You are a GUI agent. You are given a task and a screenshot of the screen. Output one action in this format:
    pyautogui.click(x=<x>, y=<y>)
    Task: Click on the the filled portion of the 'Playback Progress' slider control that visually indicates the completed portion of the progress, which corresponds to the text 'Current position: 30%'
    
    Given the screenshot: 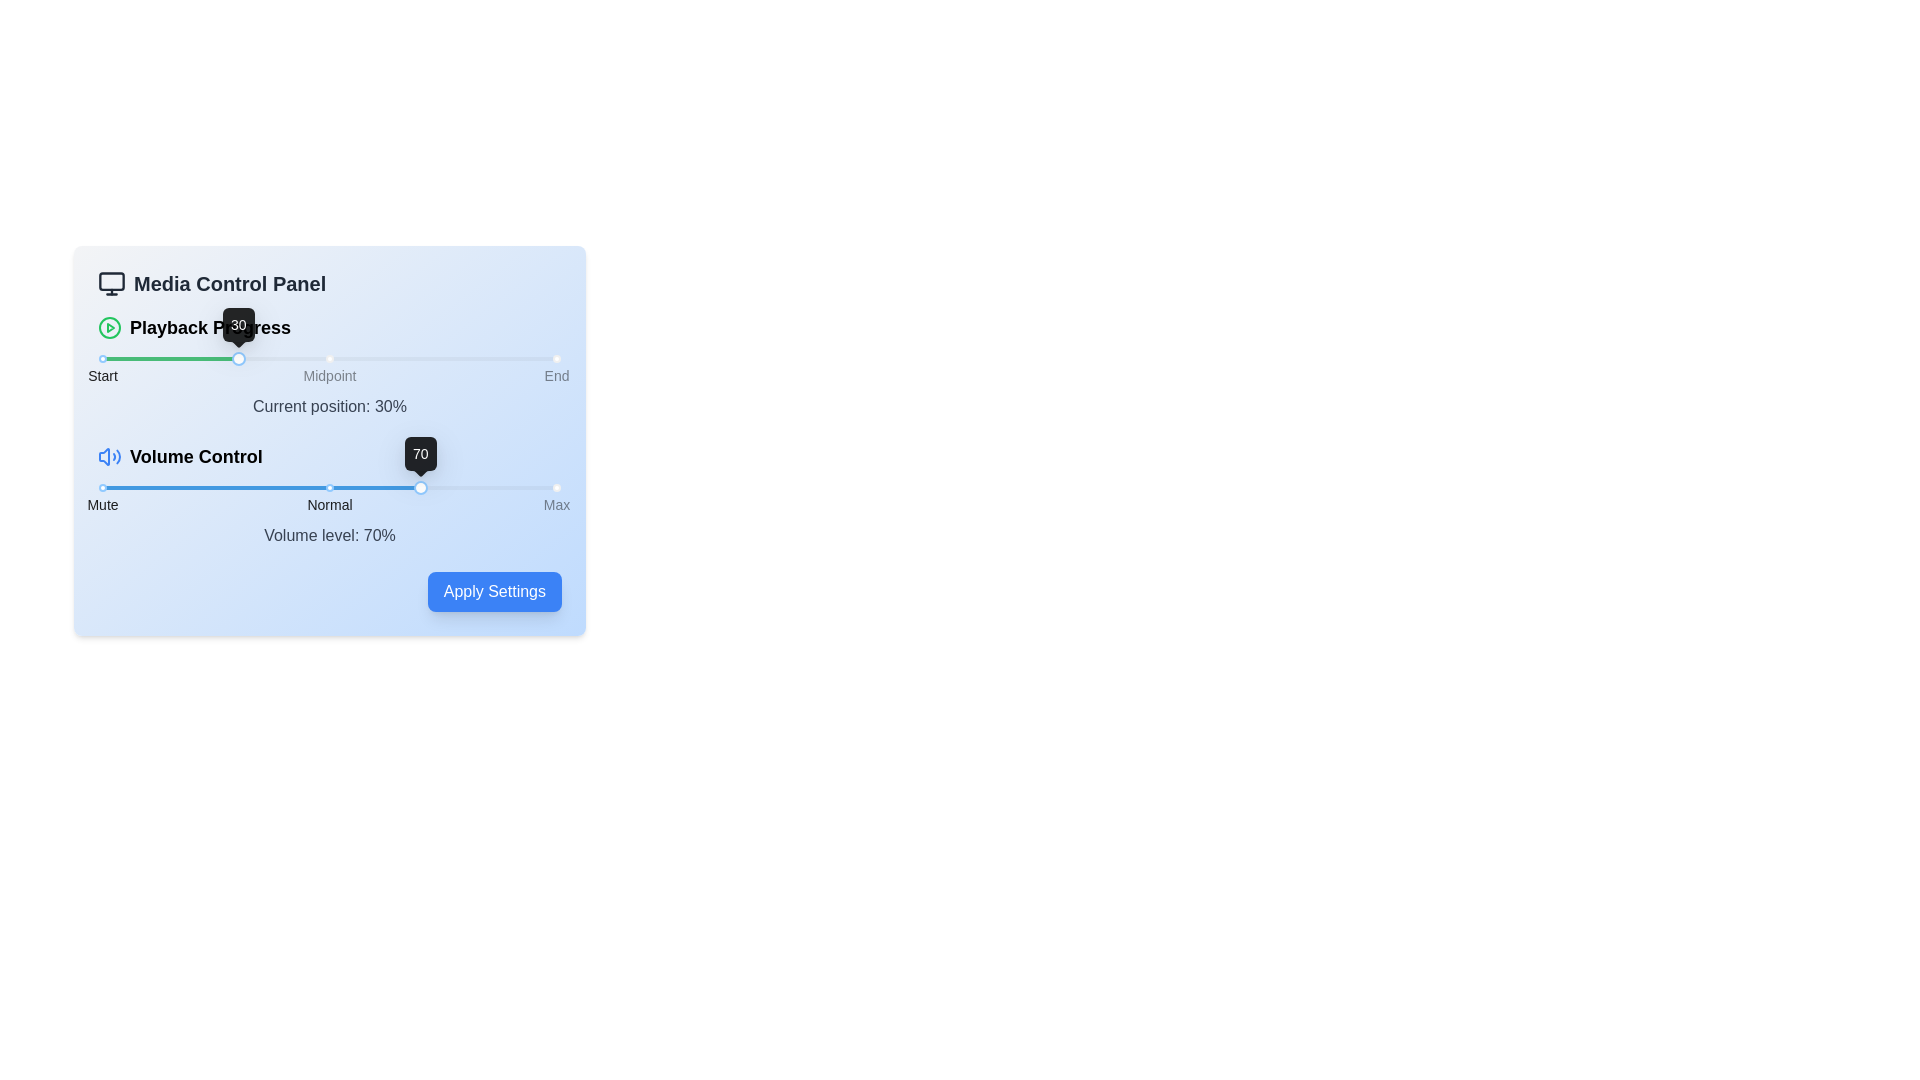 What is the action you would take?
    pyautogui.click(x=171, y=357)
    